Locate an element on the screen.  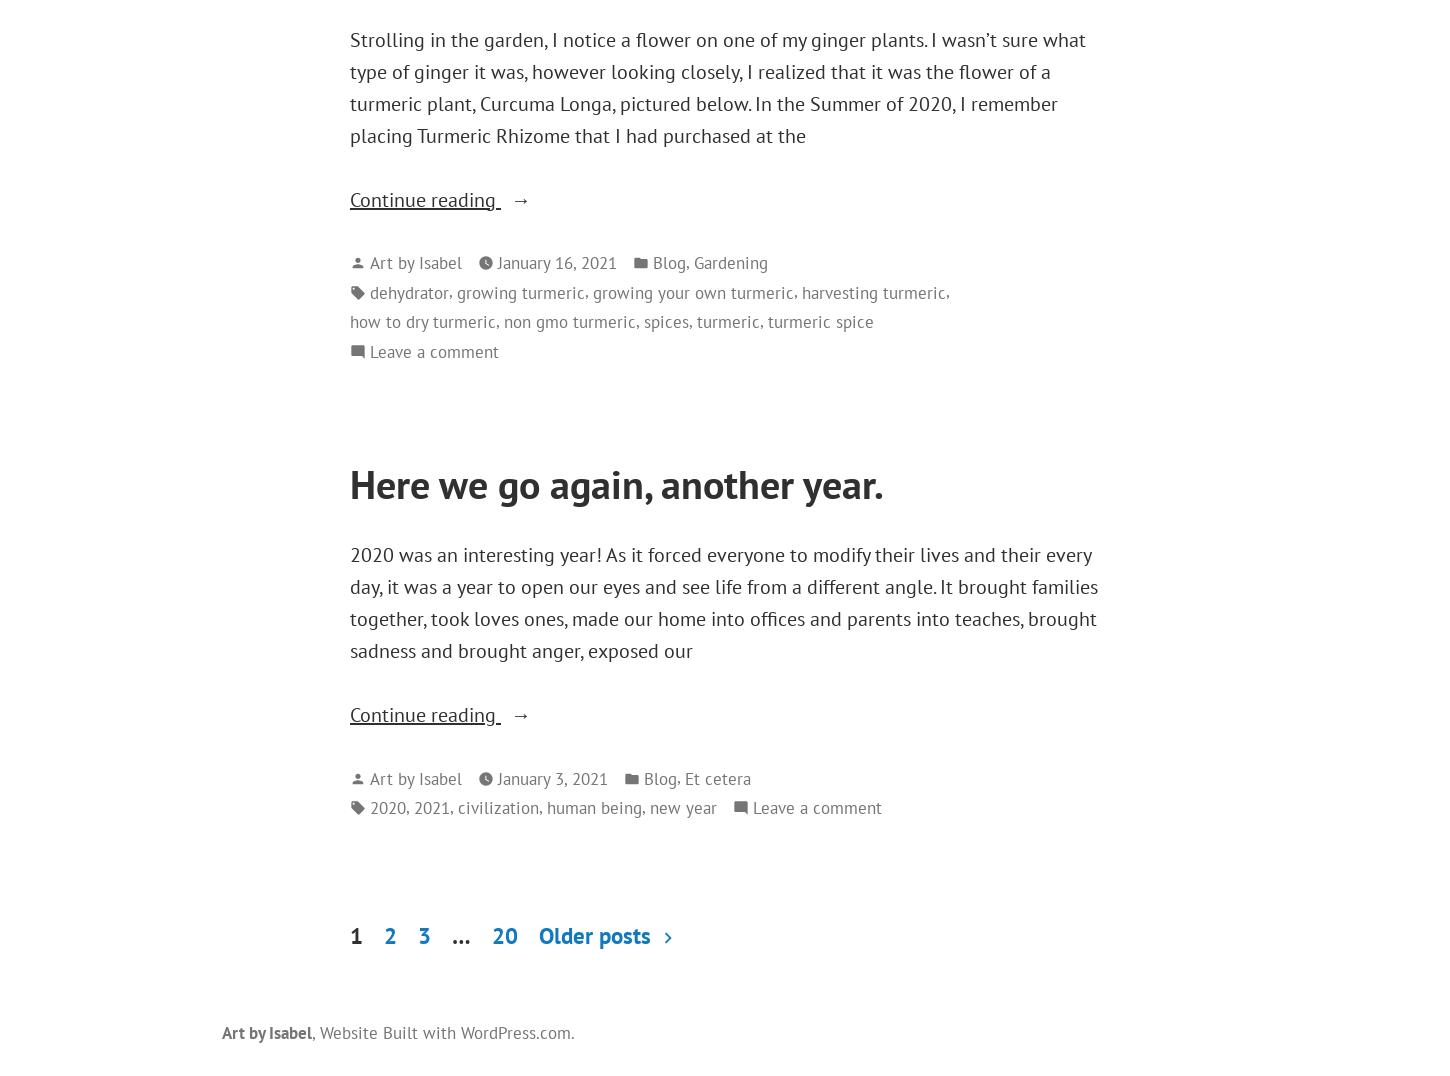
'2020' is located at coordinates (387, 807).